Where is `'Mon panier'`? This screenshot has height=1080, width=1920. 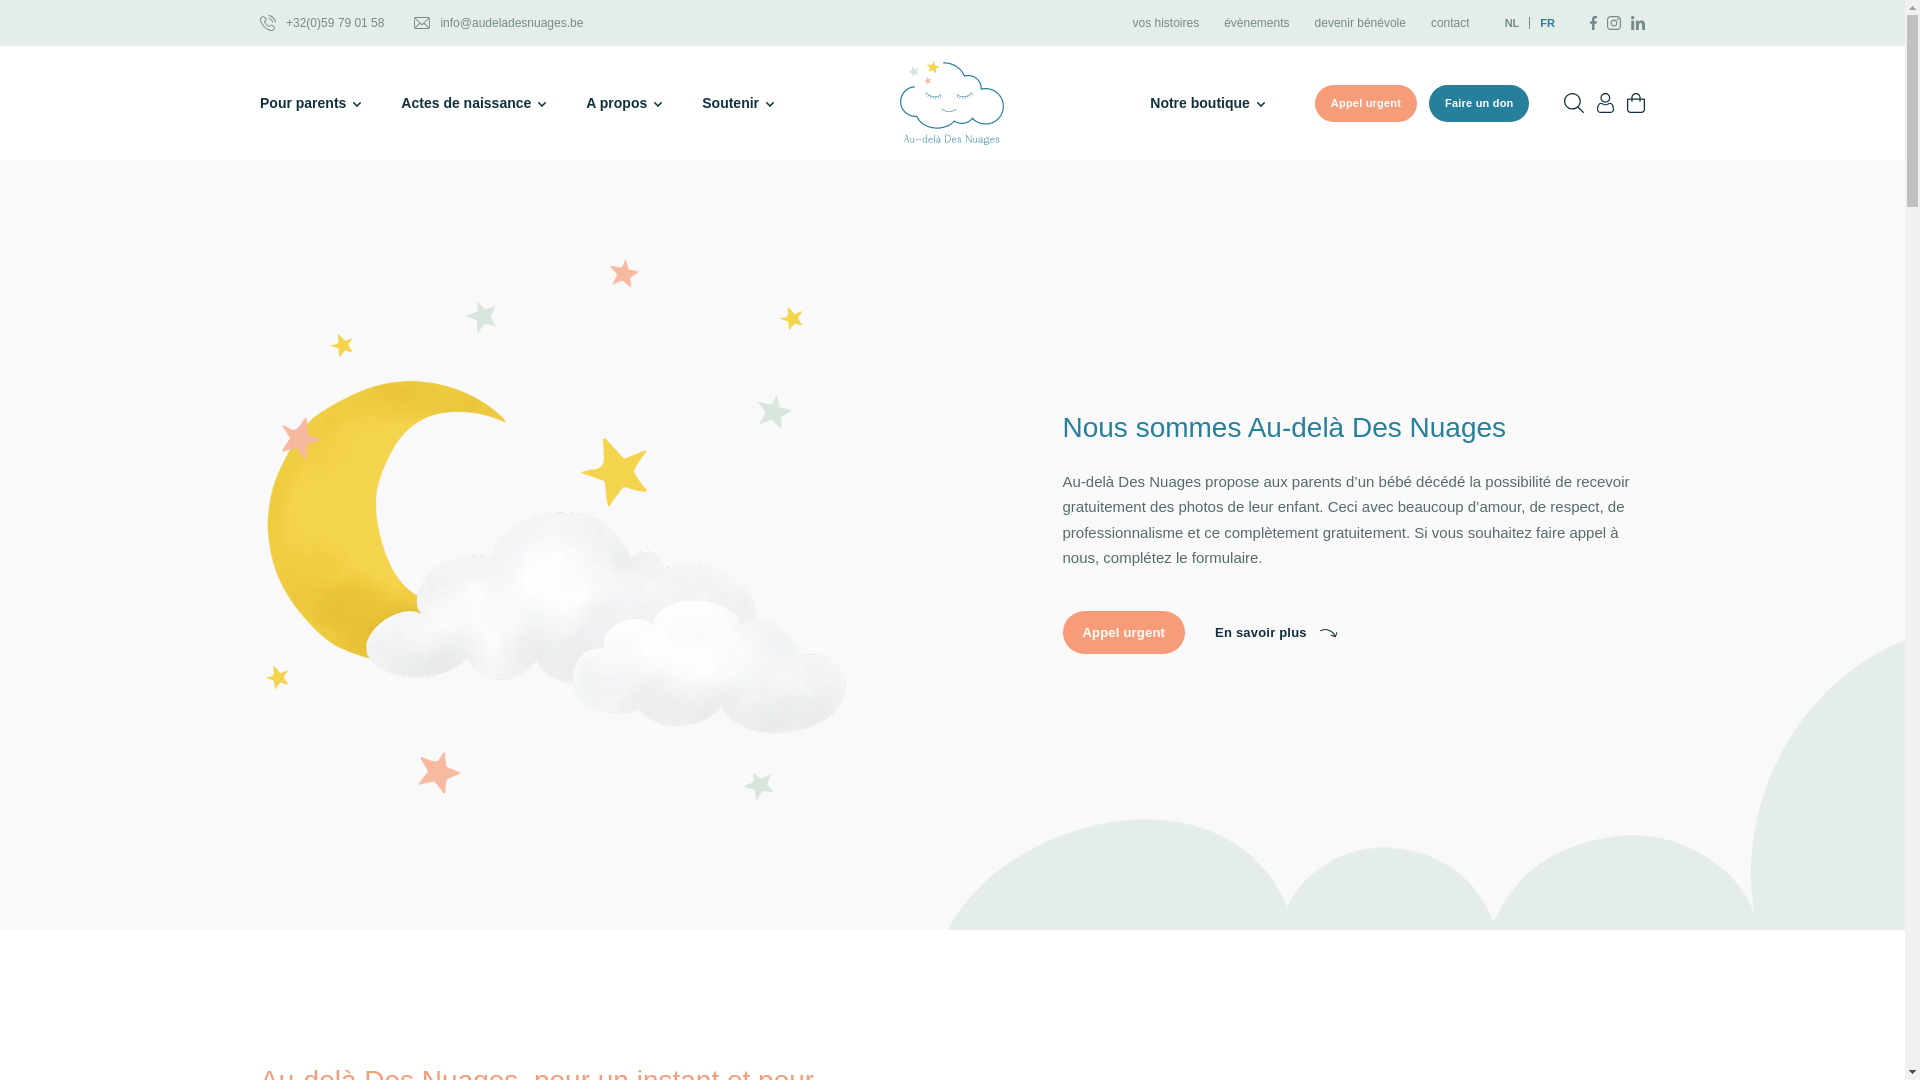
'Mon panier' is located at coordinates (1636, 103).